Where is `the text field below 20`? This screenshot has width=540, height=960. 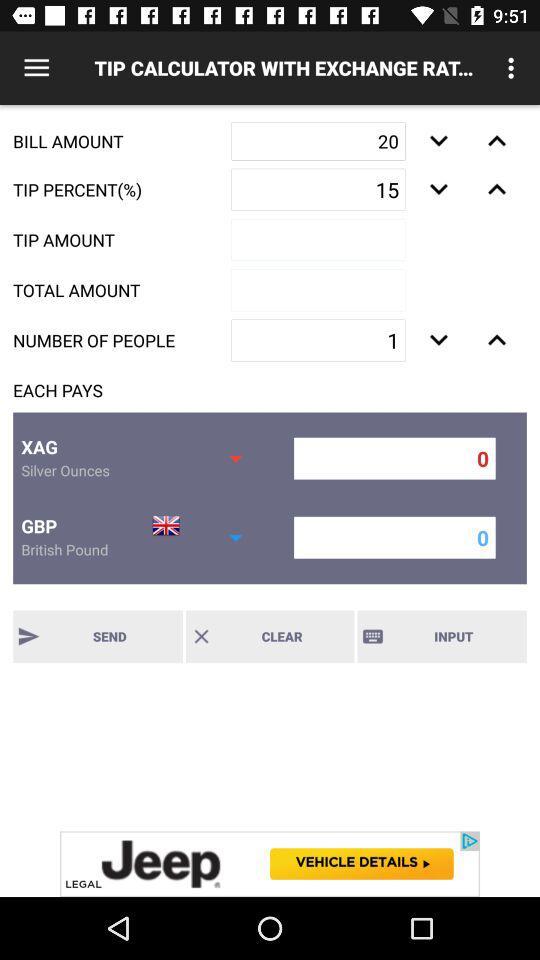
the text field below 20 is located at coordinates (318, 189).